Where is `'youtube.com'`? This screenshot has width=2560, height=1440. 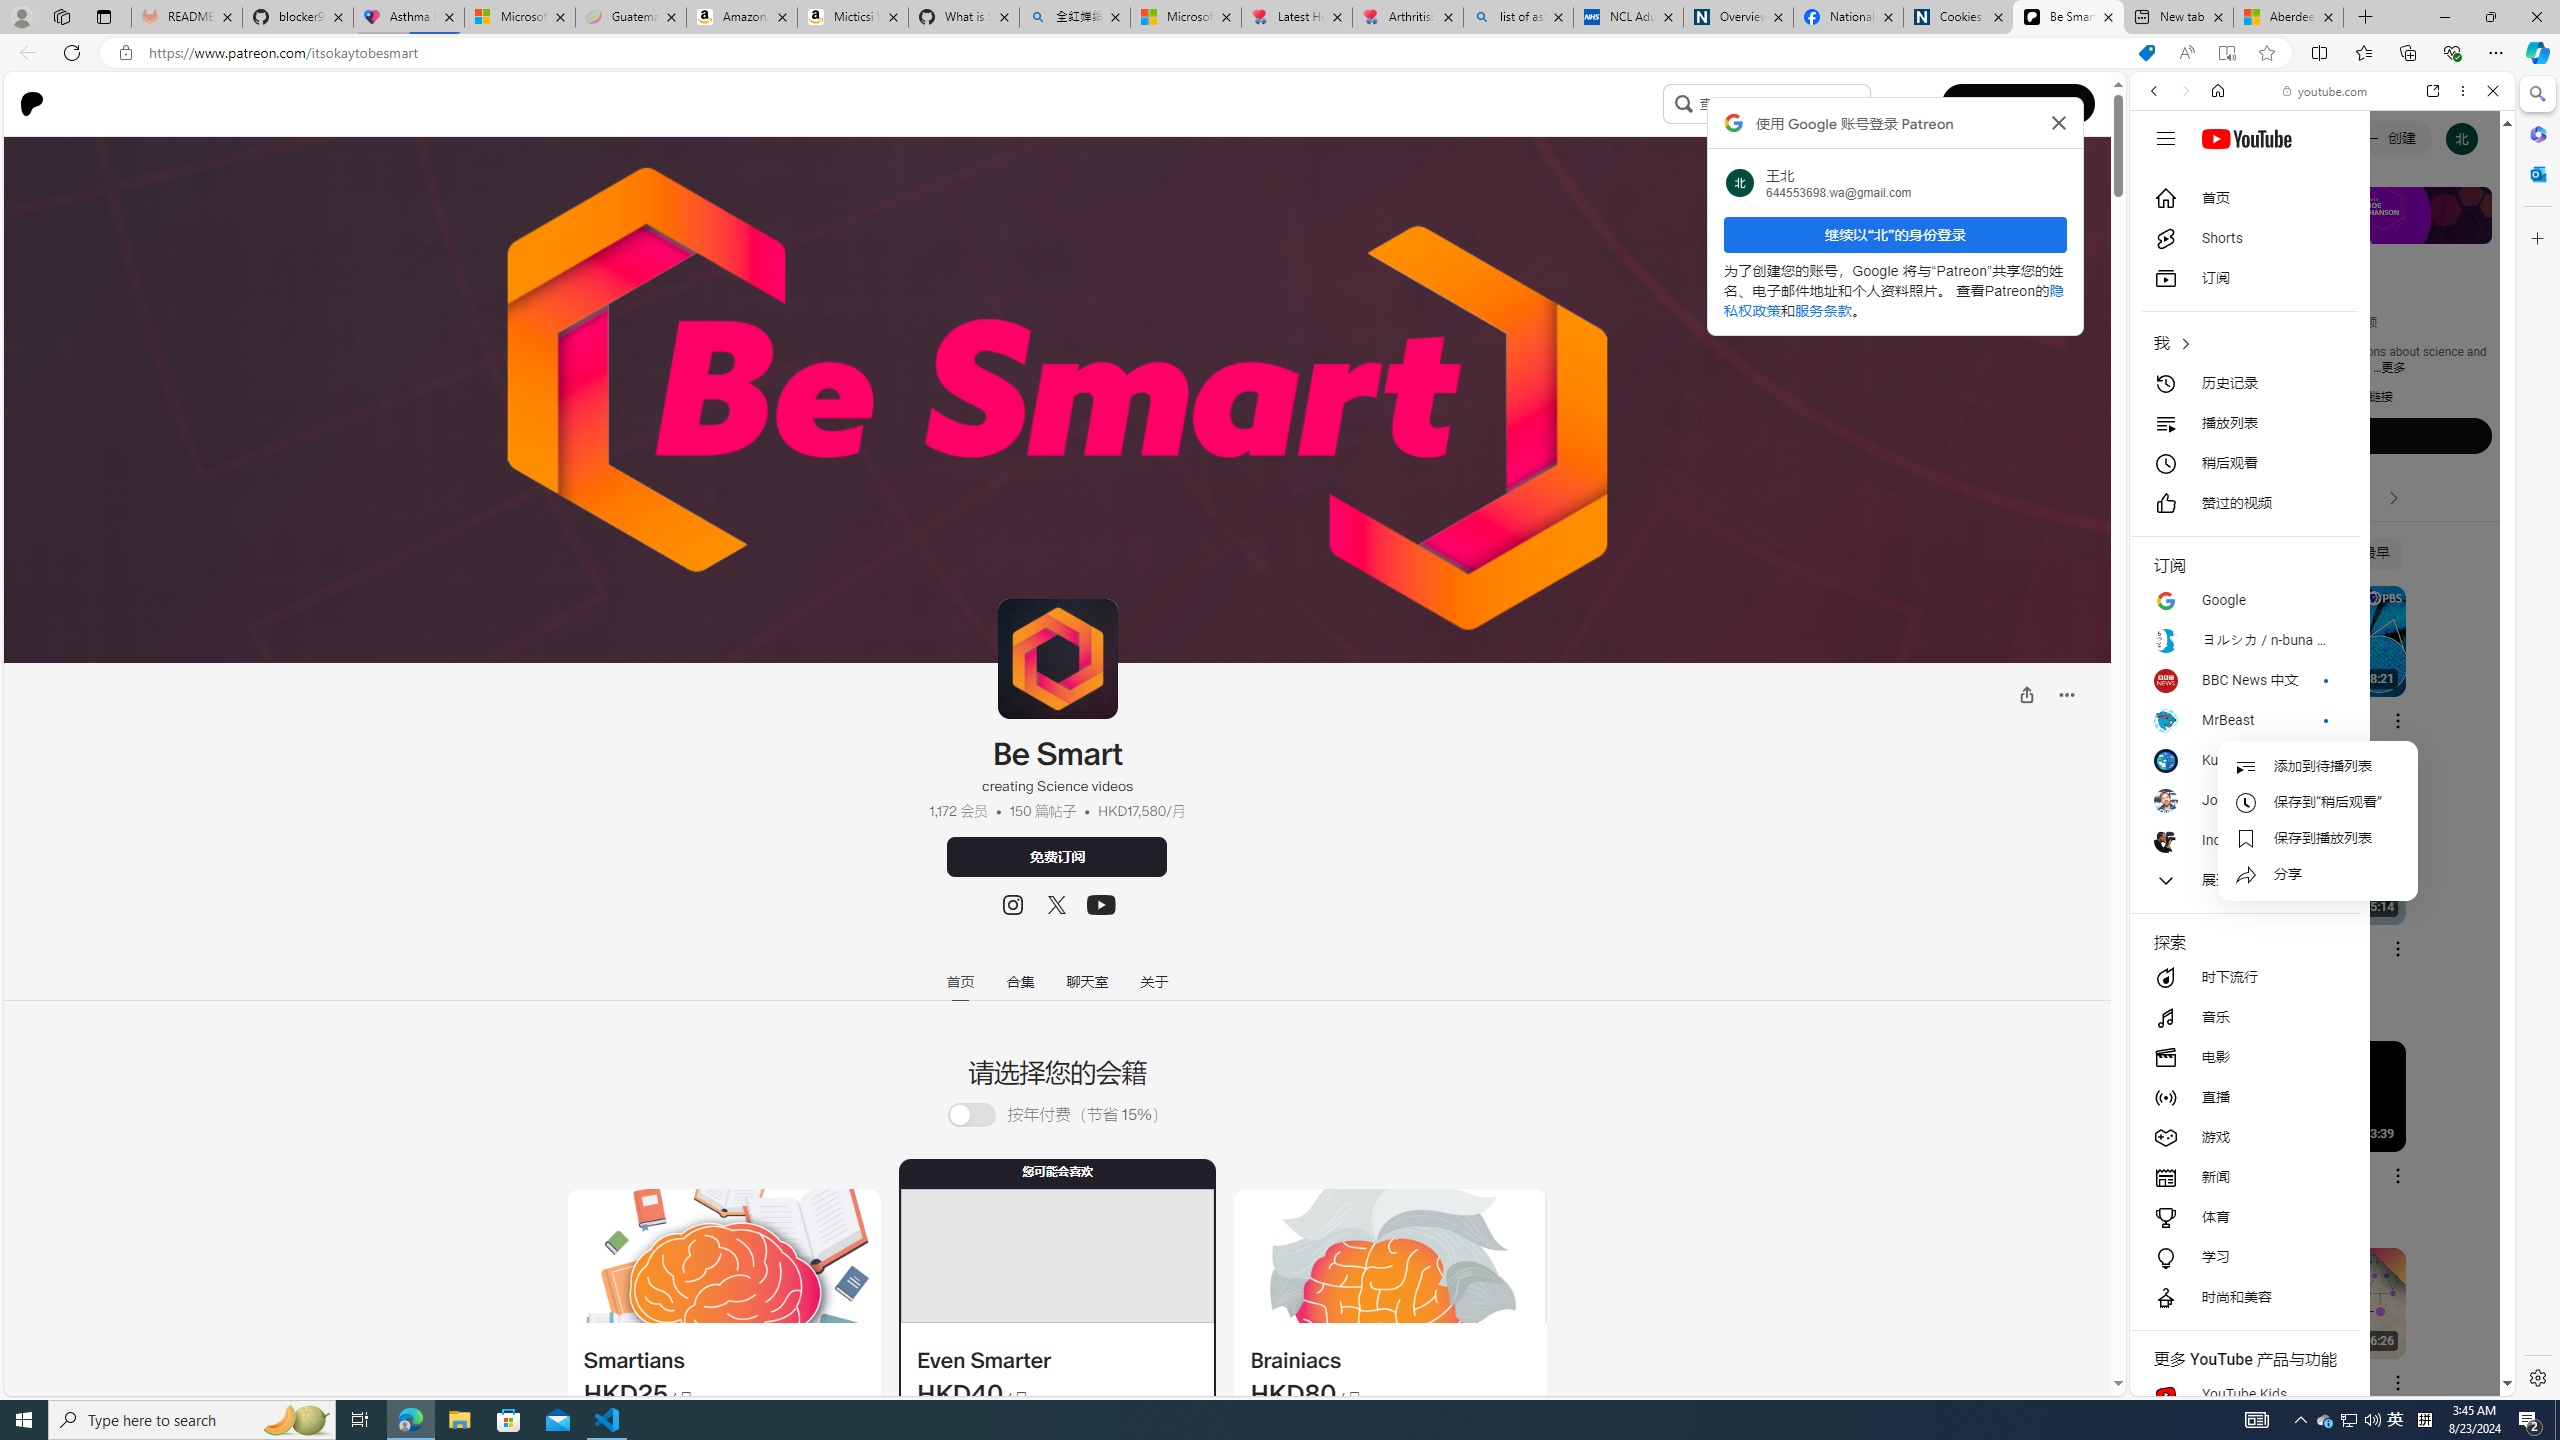 'youtube.com' is located at coordinates (2324, 91).